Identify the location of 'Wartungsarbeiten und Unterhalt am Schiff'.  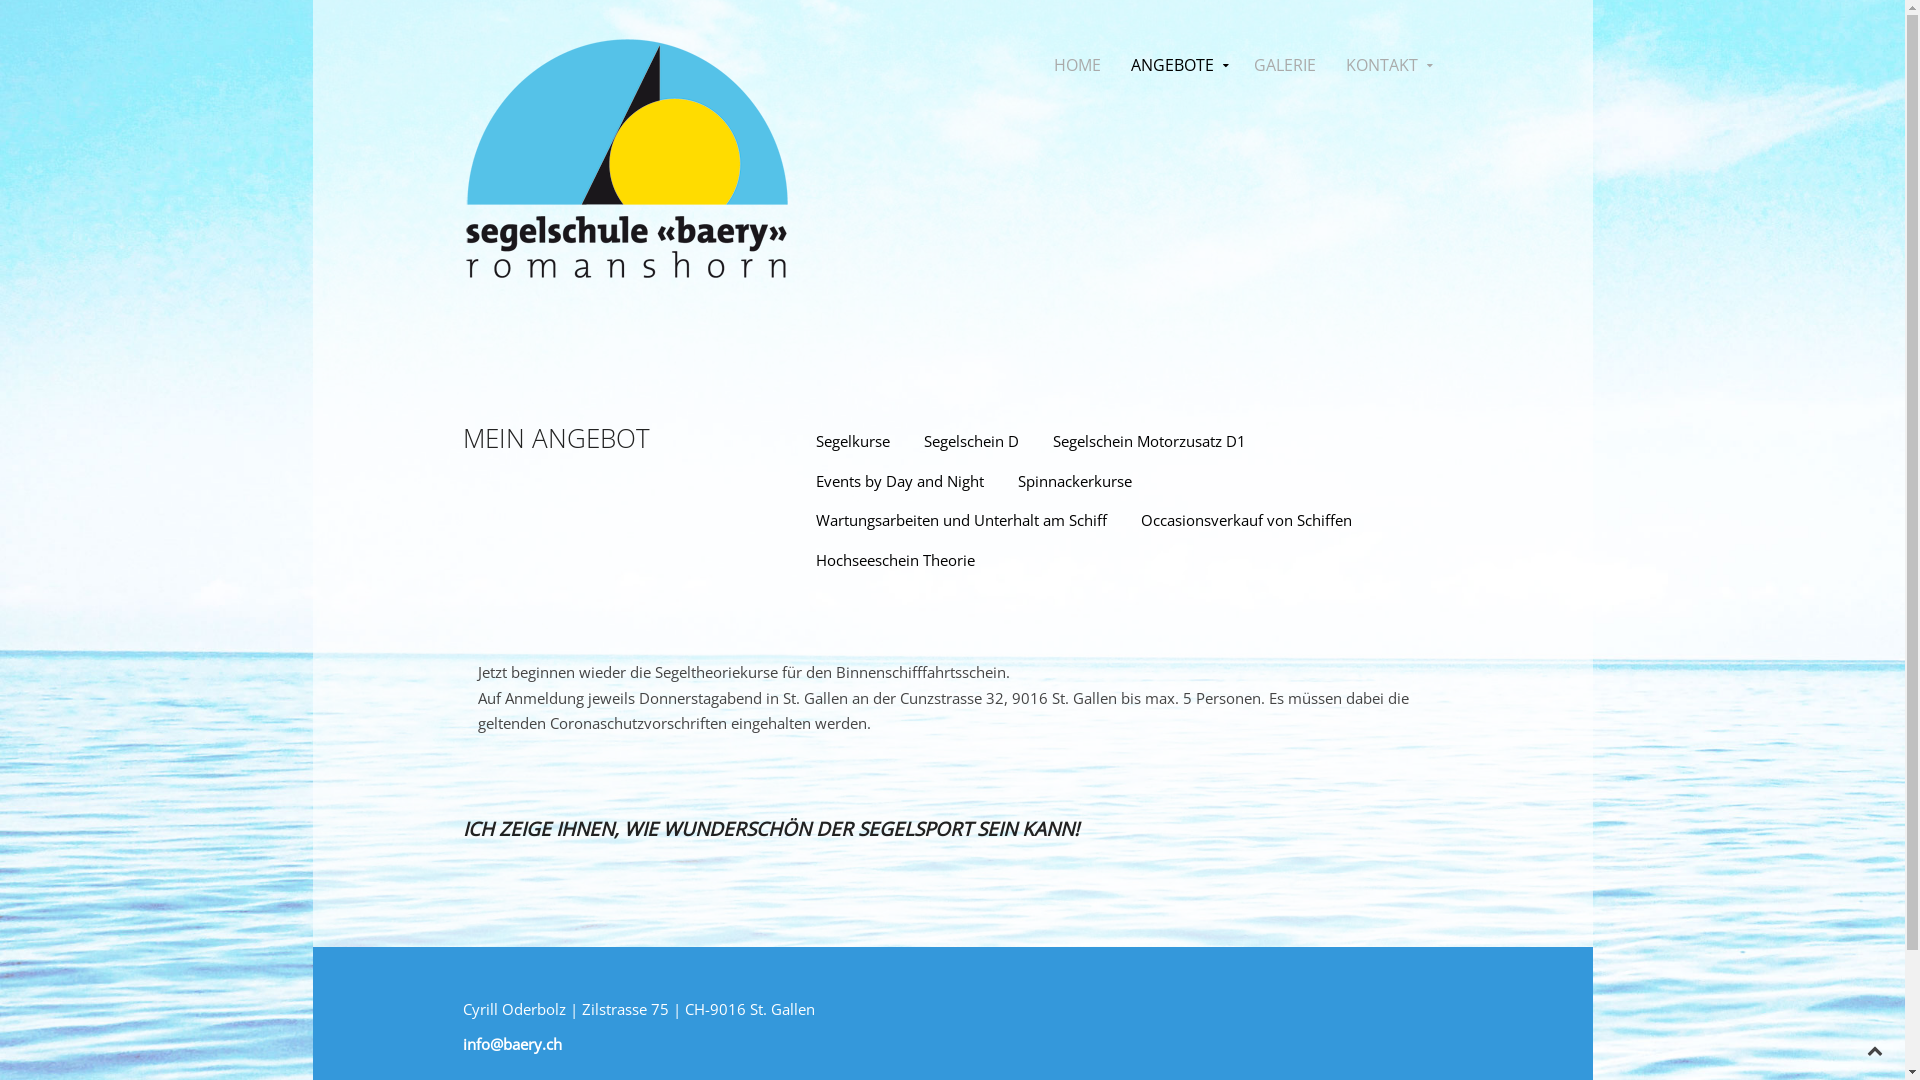
(961, 519).